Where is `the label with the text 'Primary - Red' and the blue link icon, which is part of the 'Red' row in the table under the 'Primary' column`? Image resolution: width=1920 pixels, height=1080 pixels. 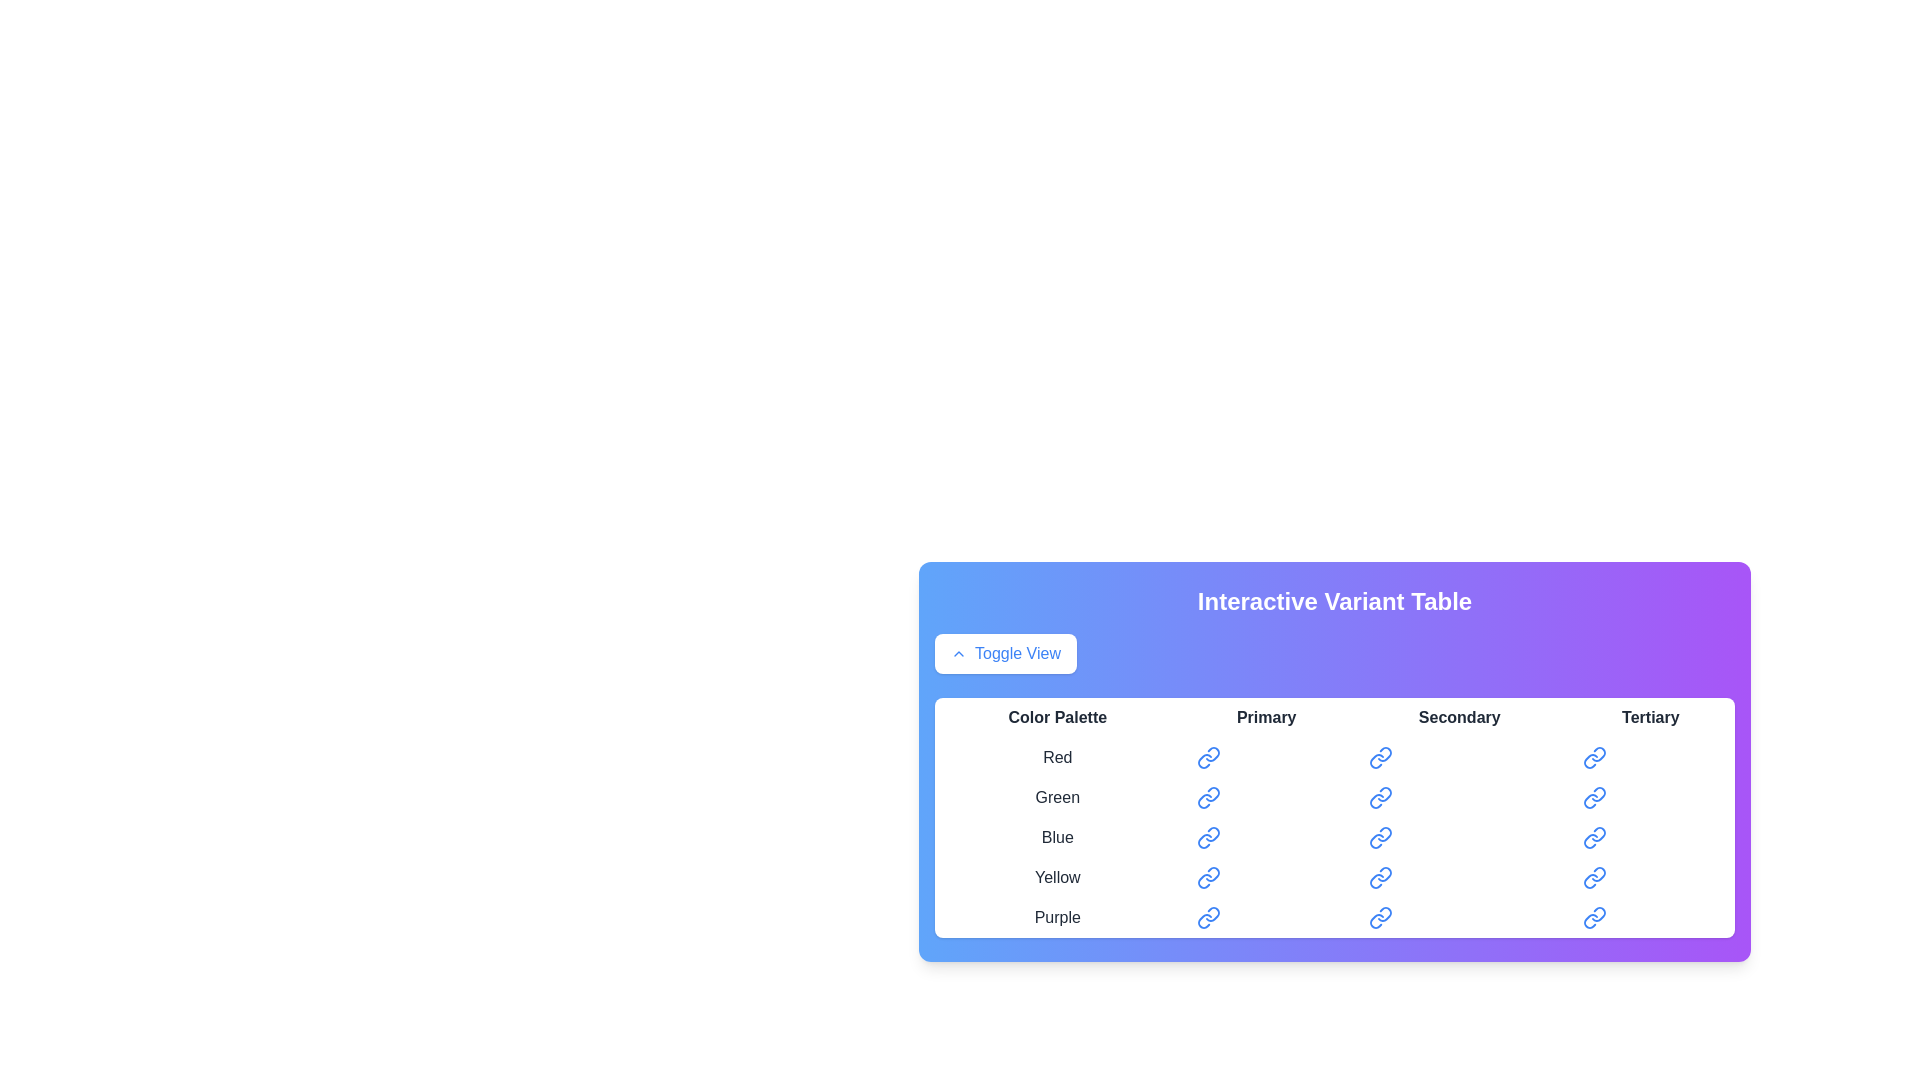
the label with the text 'Primary - Red' and the blue link icon, which is part of the 'Red' row in the table under the 'Primary' column is located at coordinates (1265, 758).